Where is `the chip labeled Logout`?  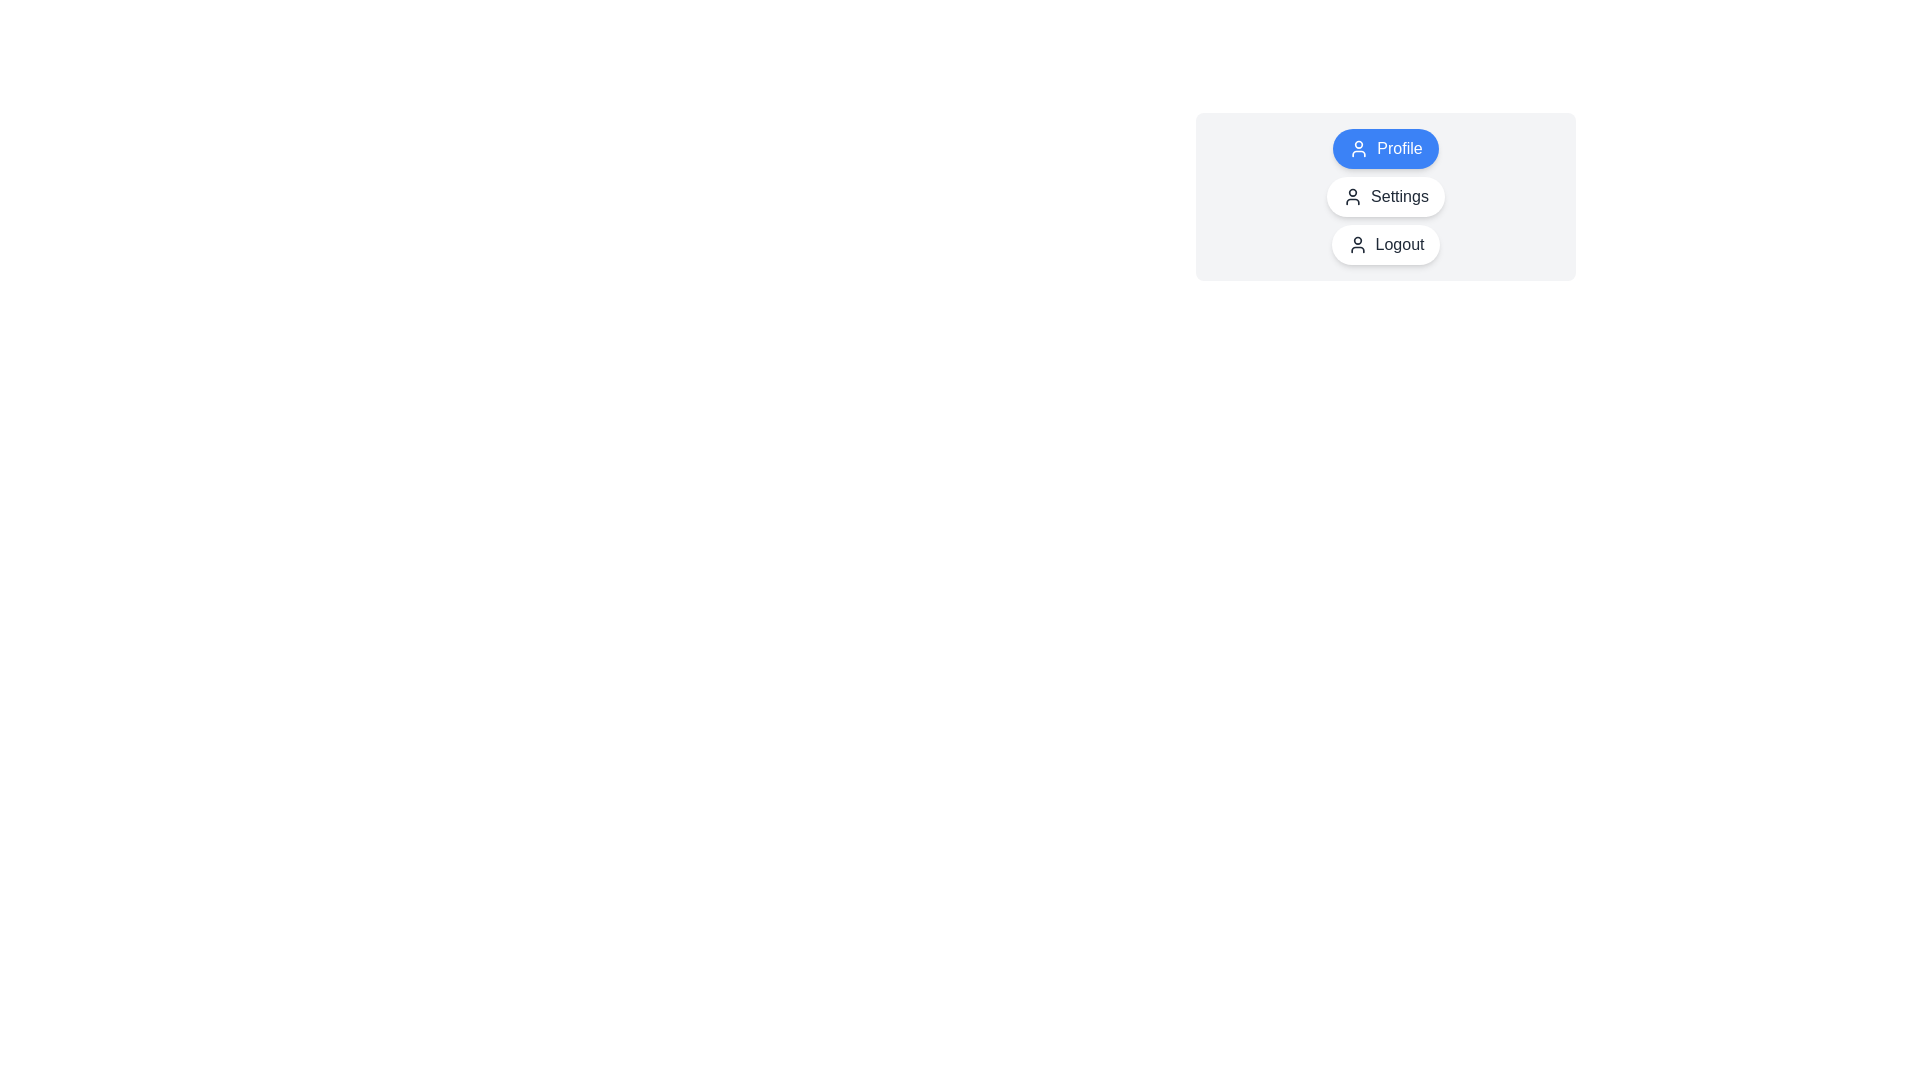 the chip labeled Logout is located at coordinates (1385, 244).